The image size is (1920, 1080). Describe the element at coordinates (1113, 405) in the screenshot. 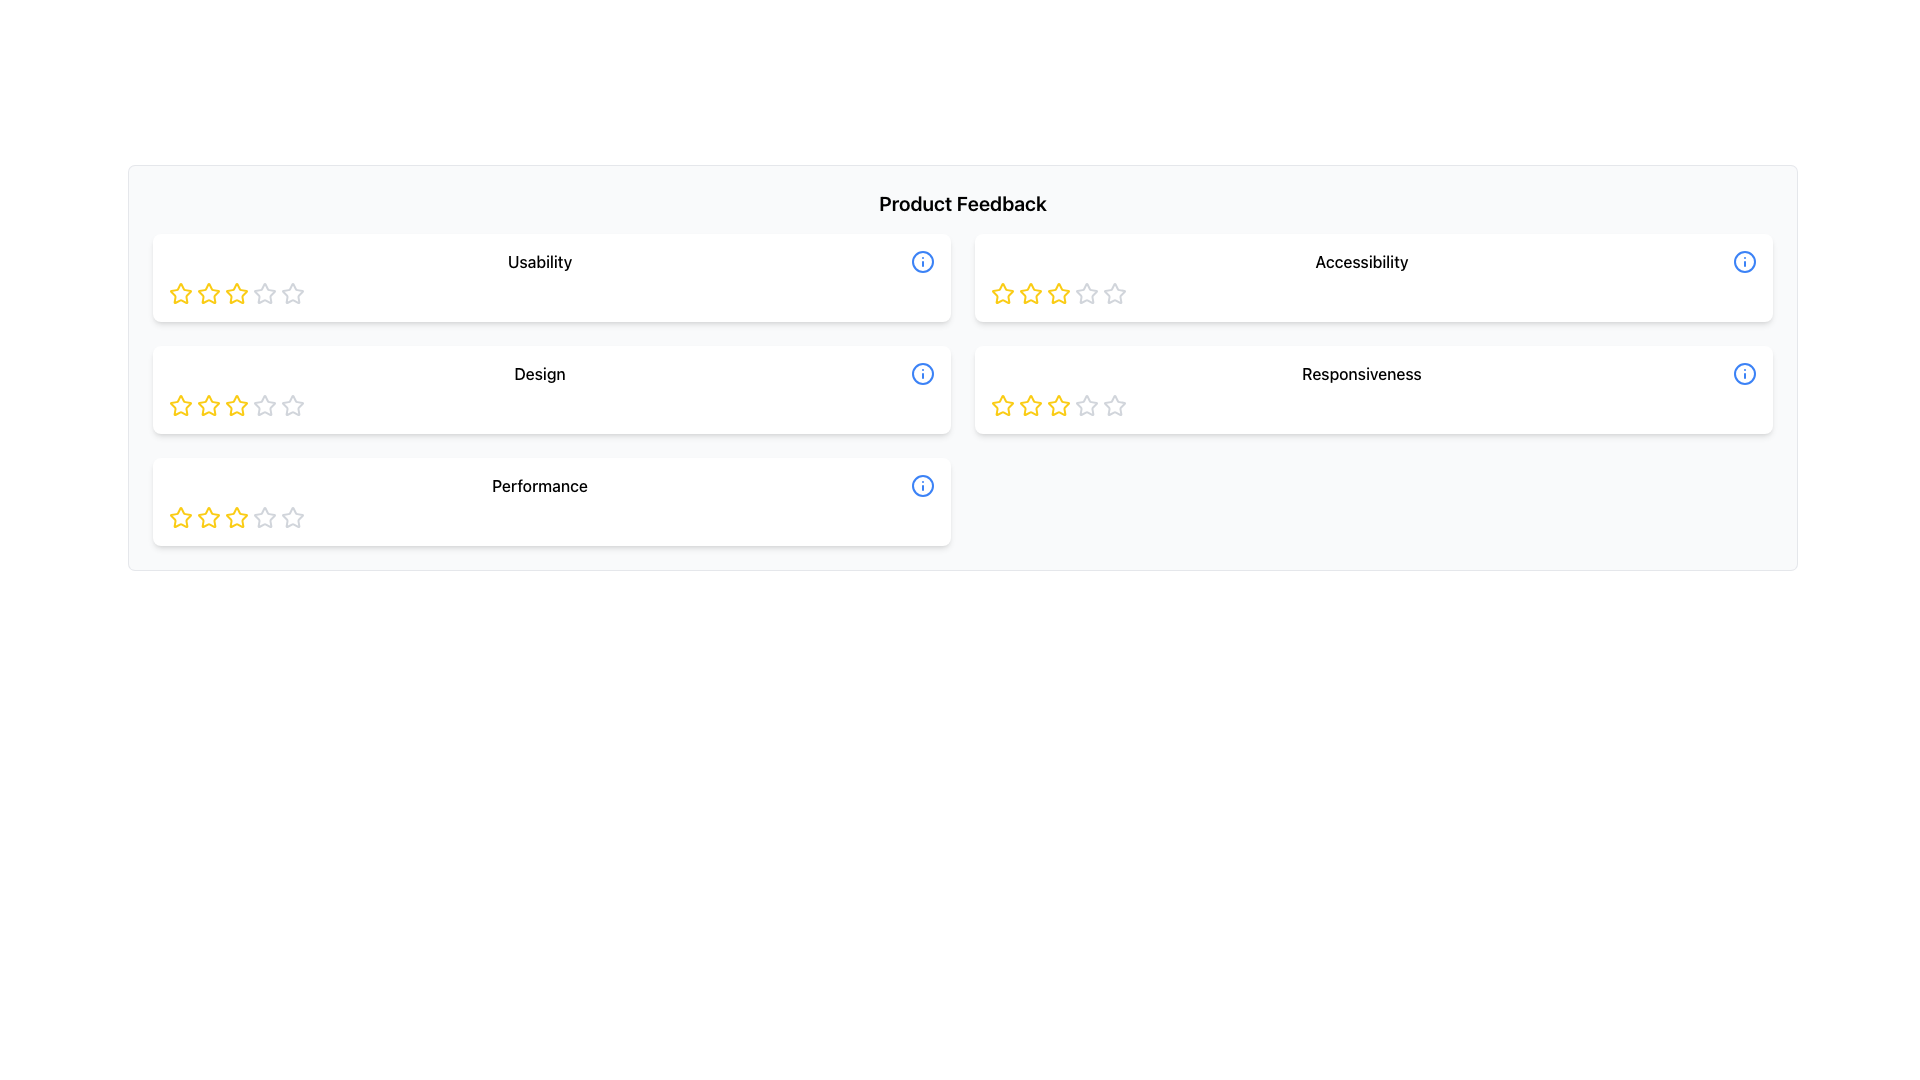

I see `the eighth star in the row of nine stars for the 'Responsiveness' feedback section` at that location.